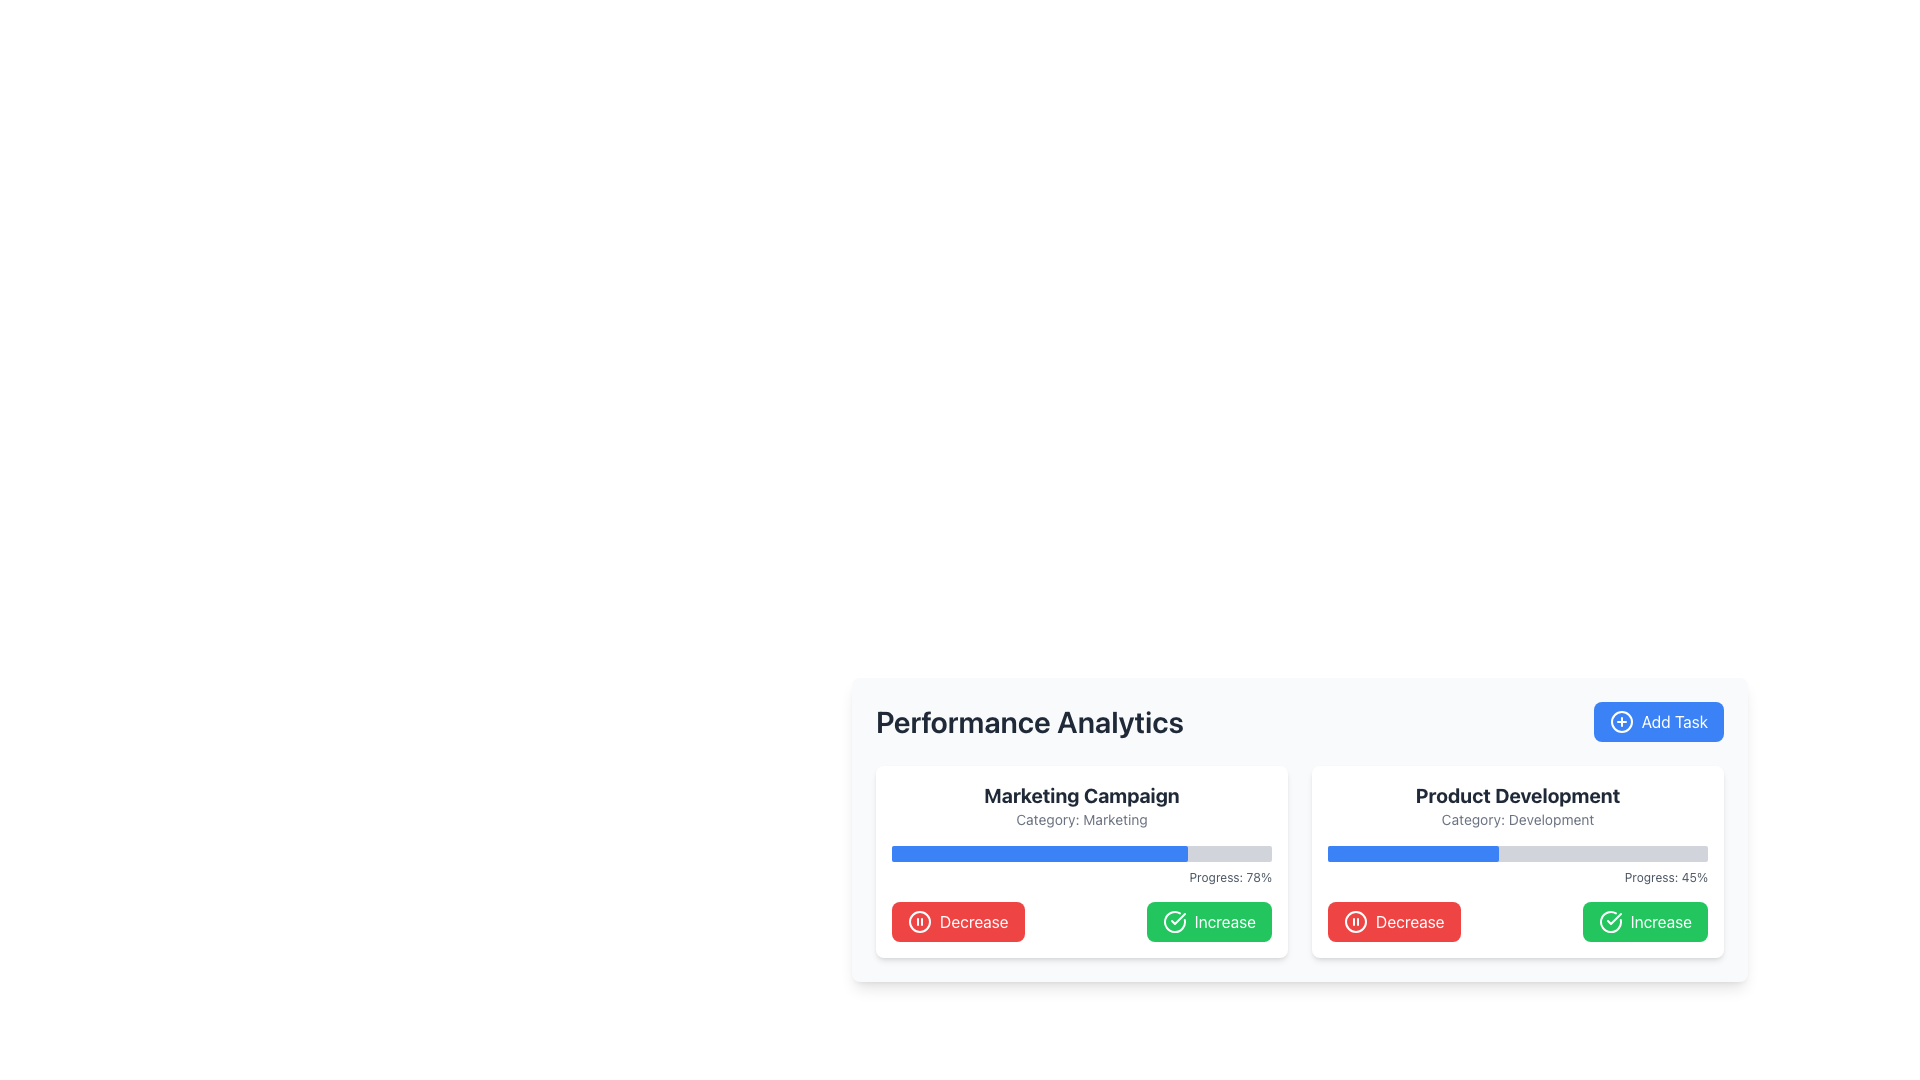  Describe the element at coordinates (1645, 921) in the screenshot. I see `the 'Increase' button with a green background and a checkmark icon, located in the bottom-right corner of the 'Product Development' card` at that location.